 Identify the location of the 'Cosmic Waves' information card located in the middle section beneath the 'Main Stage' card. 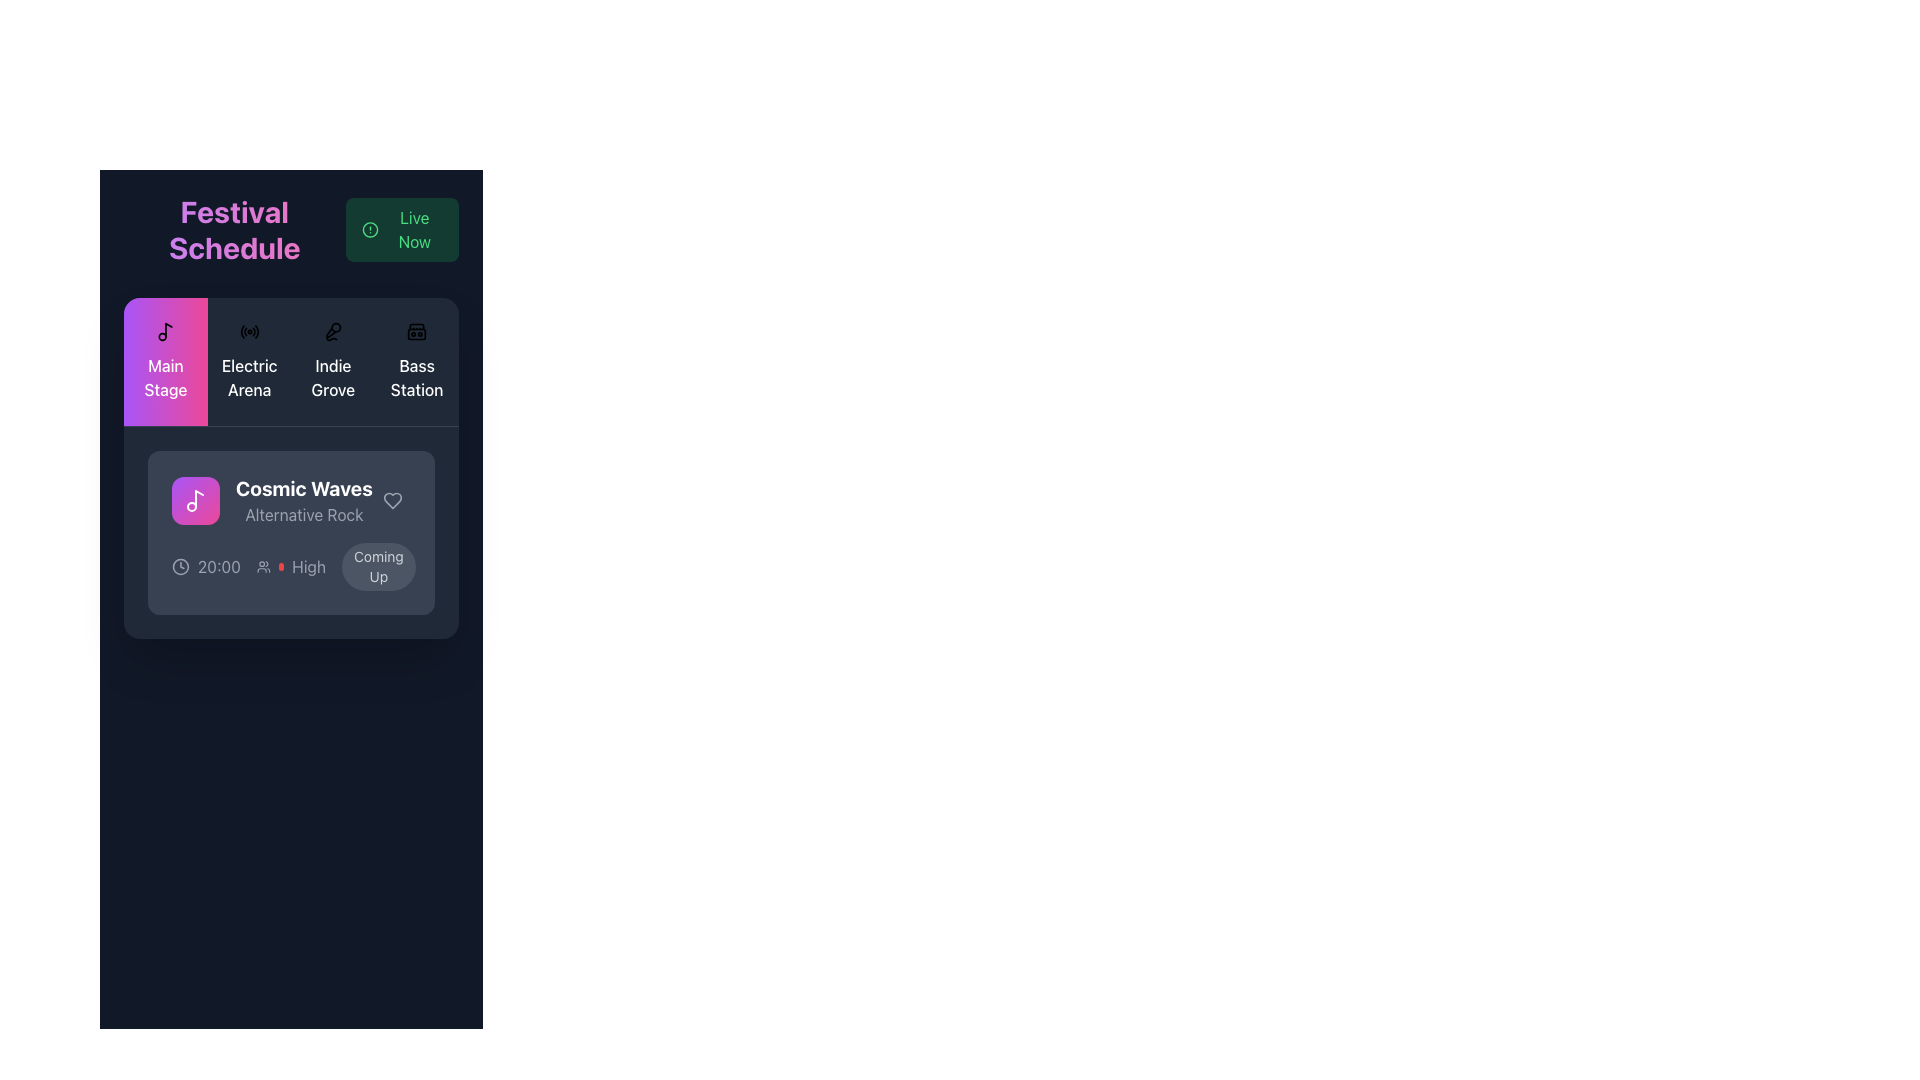
(290, 531).